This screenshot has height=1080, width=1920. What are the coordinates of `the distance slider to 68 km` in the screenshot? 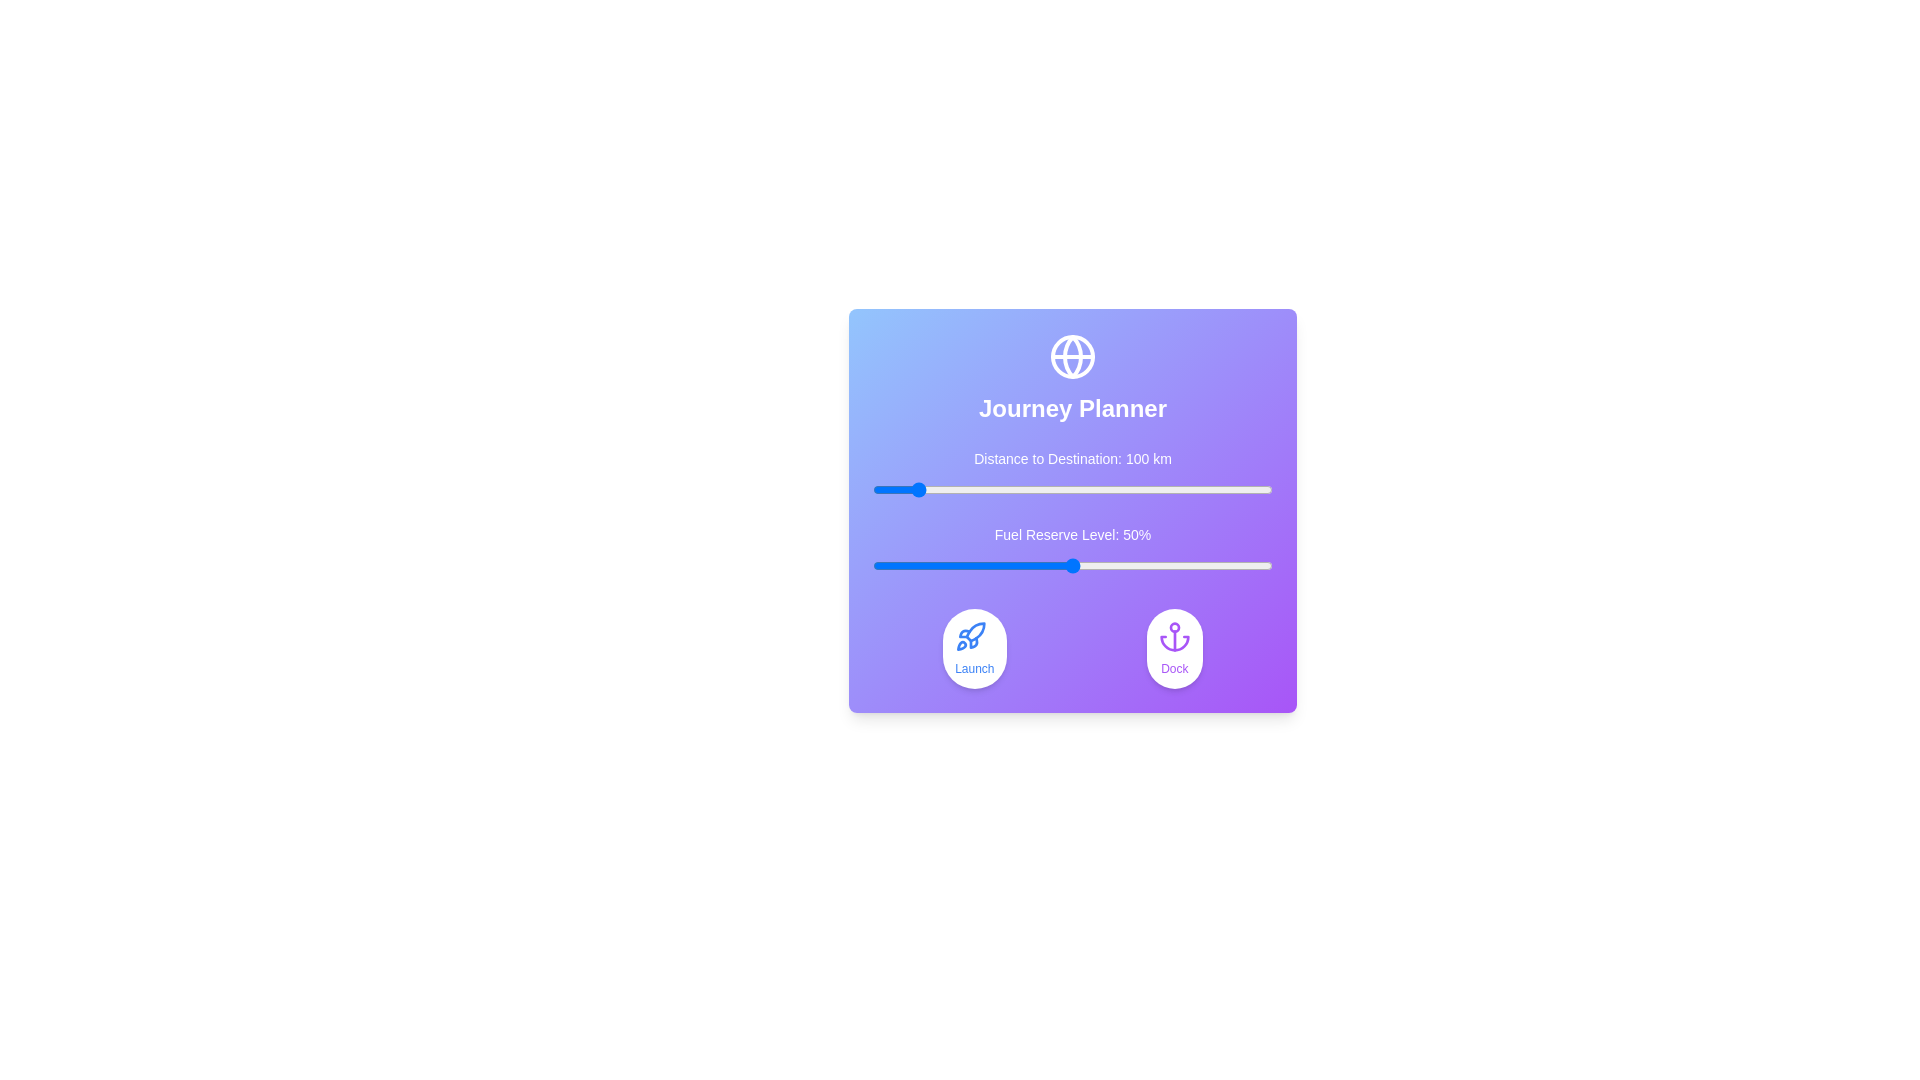 It's located at (899, 489).